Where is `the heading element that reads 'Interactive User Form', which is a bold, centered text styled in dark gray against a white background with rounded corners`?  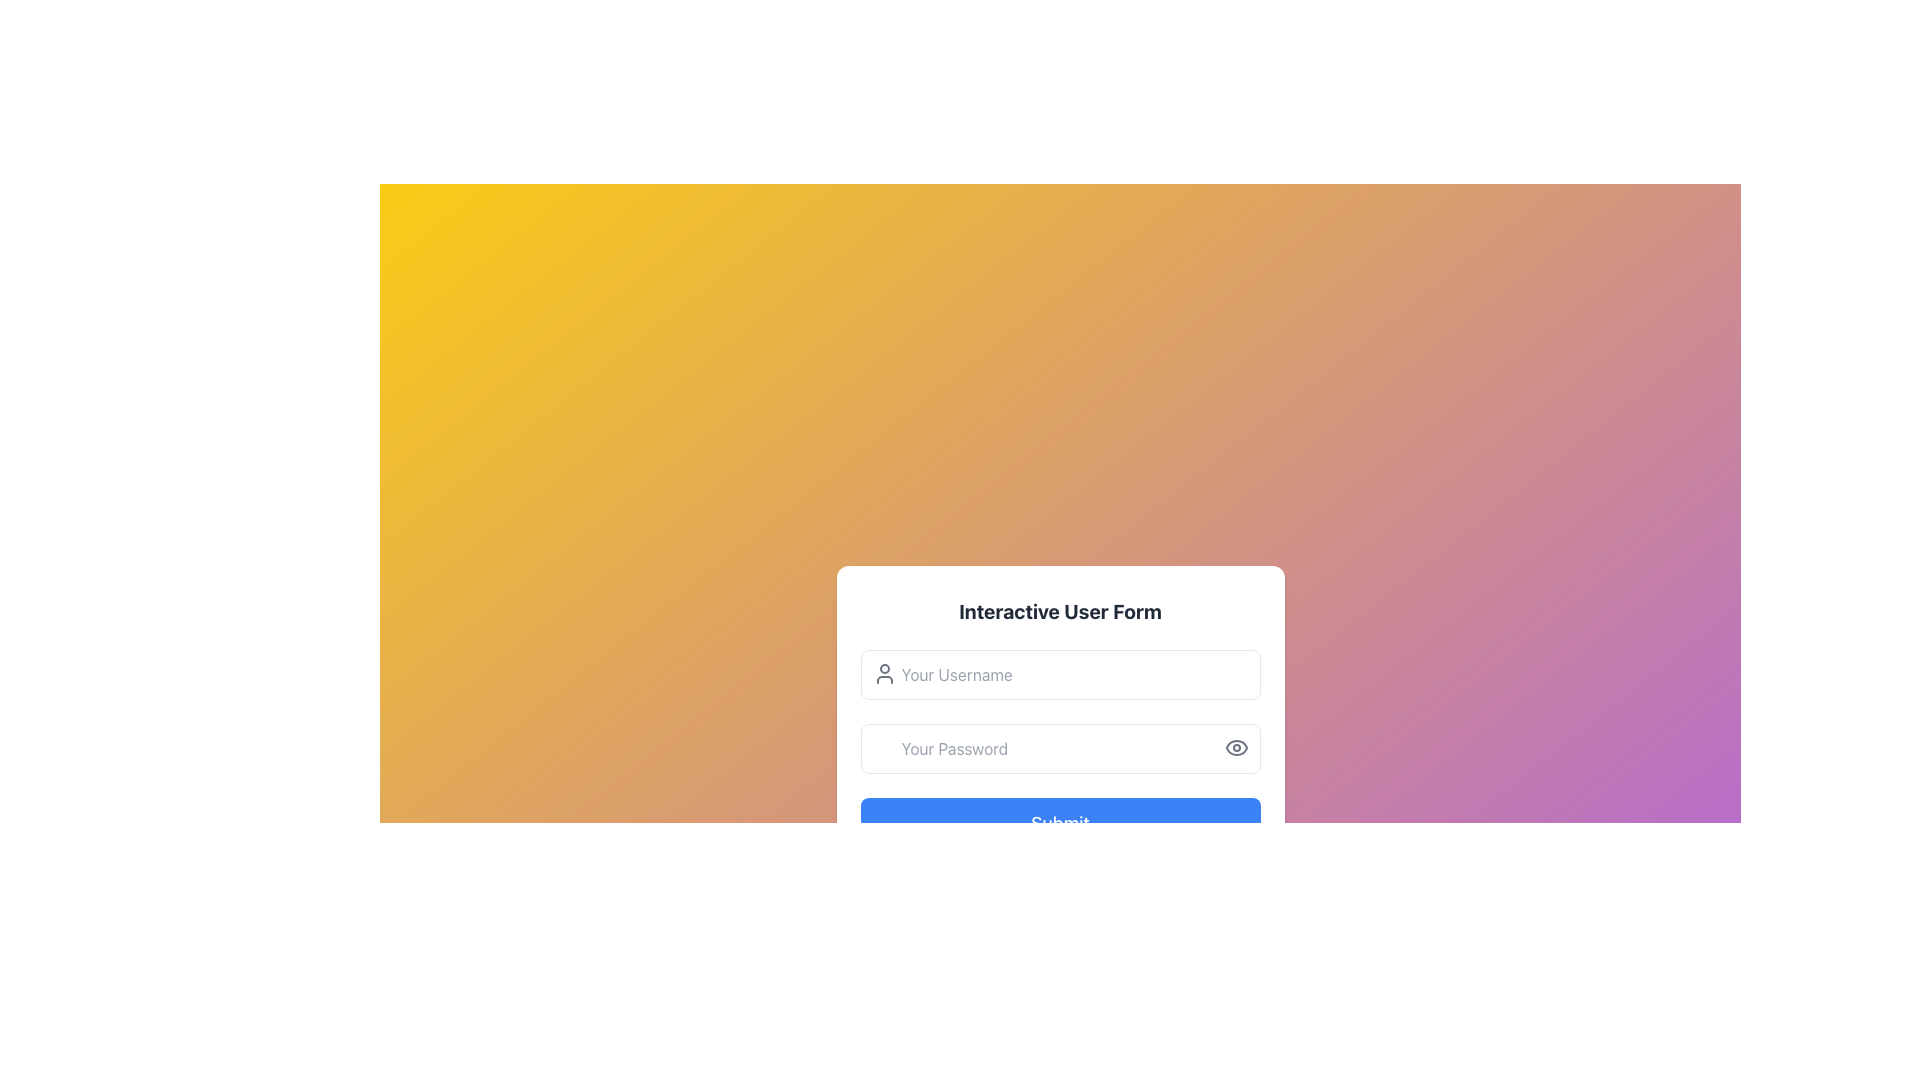 the heading element that reads 'Interactive User Form', which is a bold, centered text styled in dark gray against a white background with rounded corners is located at coordinates (1059, 611).